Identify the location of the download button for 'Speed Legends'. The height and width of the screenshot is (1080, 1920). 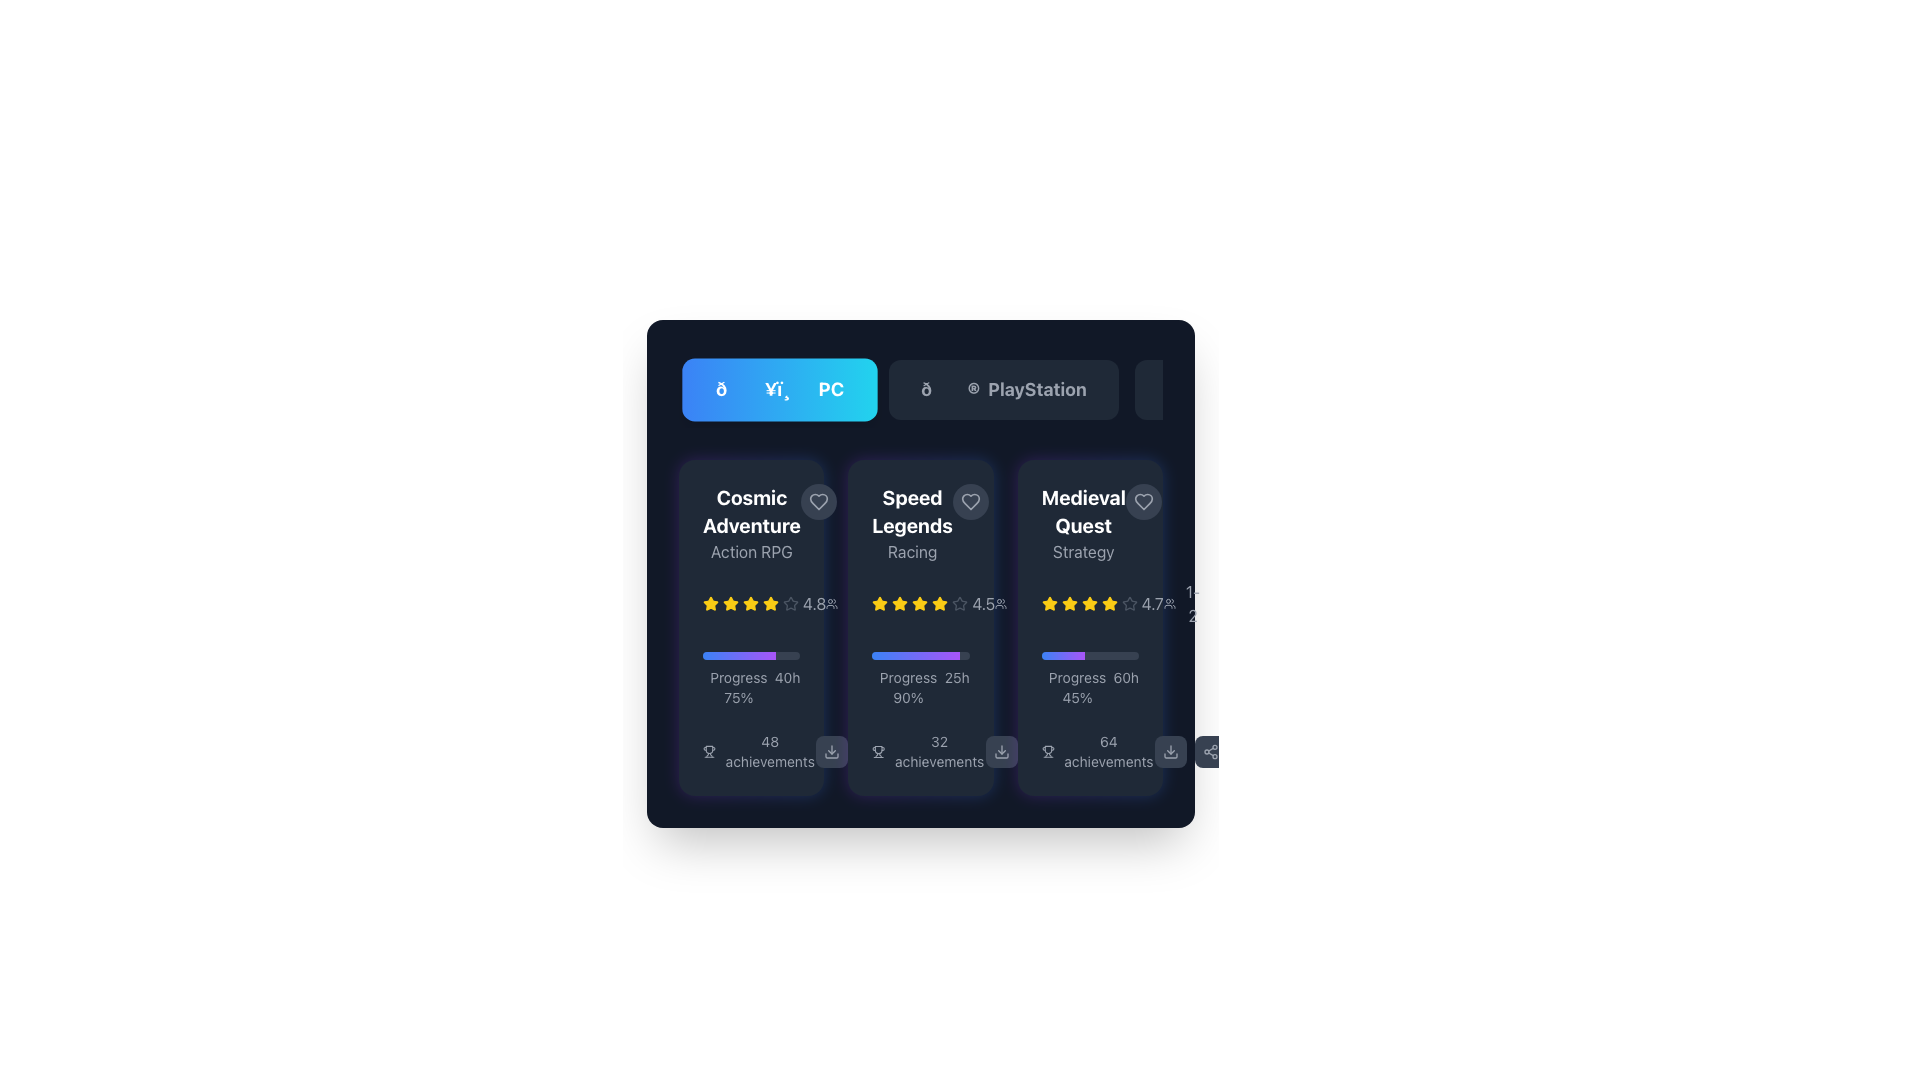
(832, 752).